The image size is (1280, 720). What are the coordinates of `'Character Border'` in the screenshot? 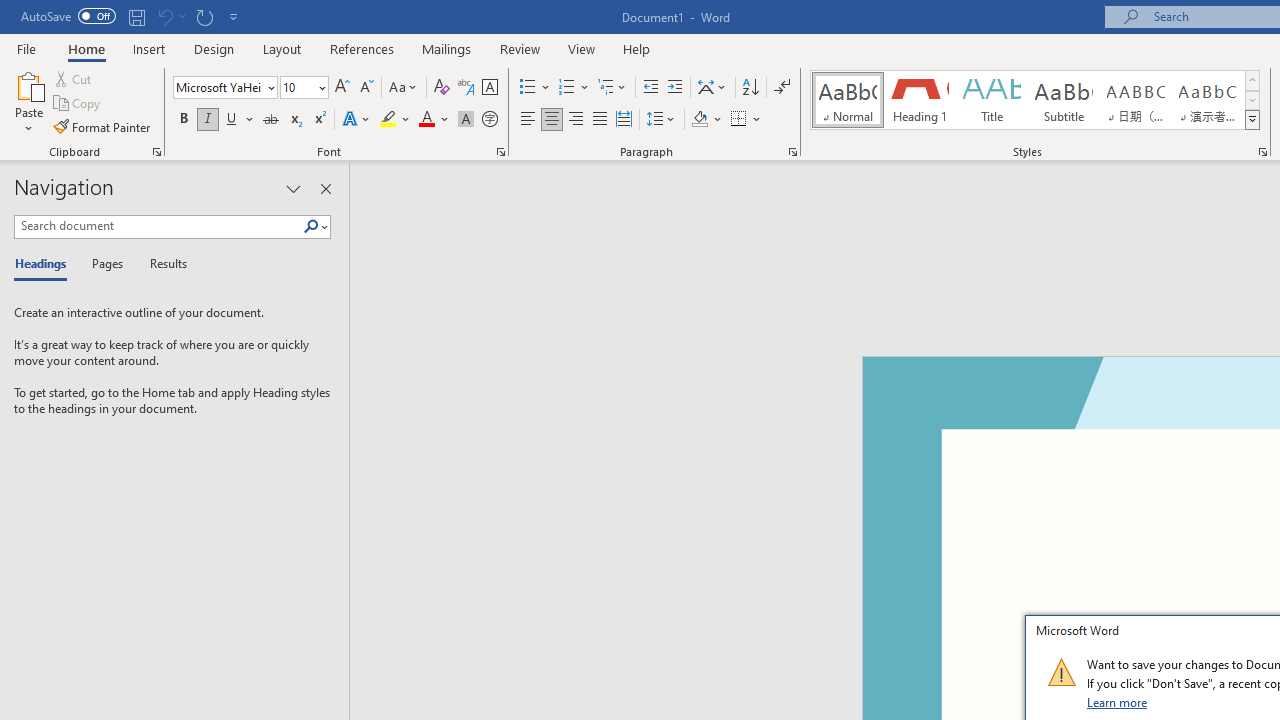 It's located at (489, 86).